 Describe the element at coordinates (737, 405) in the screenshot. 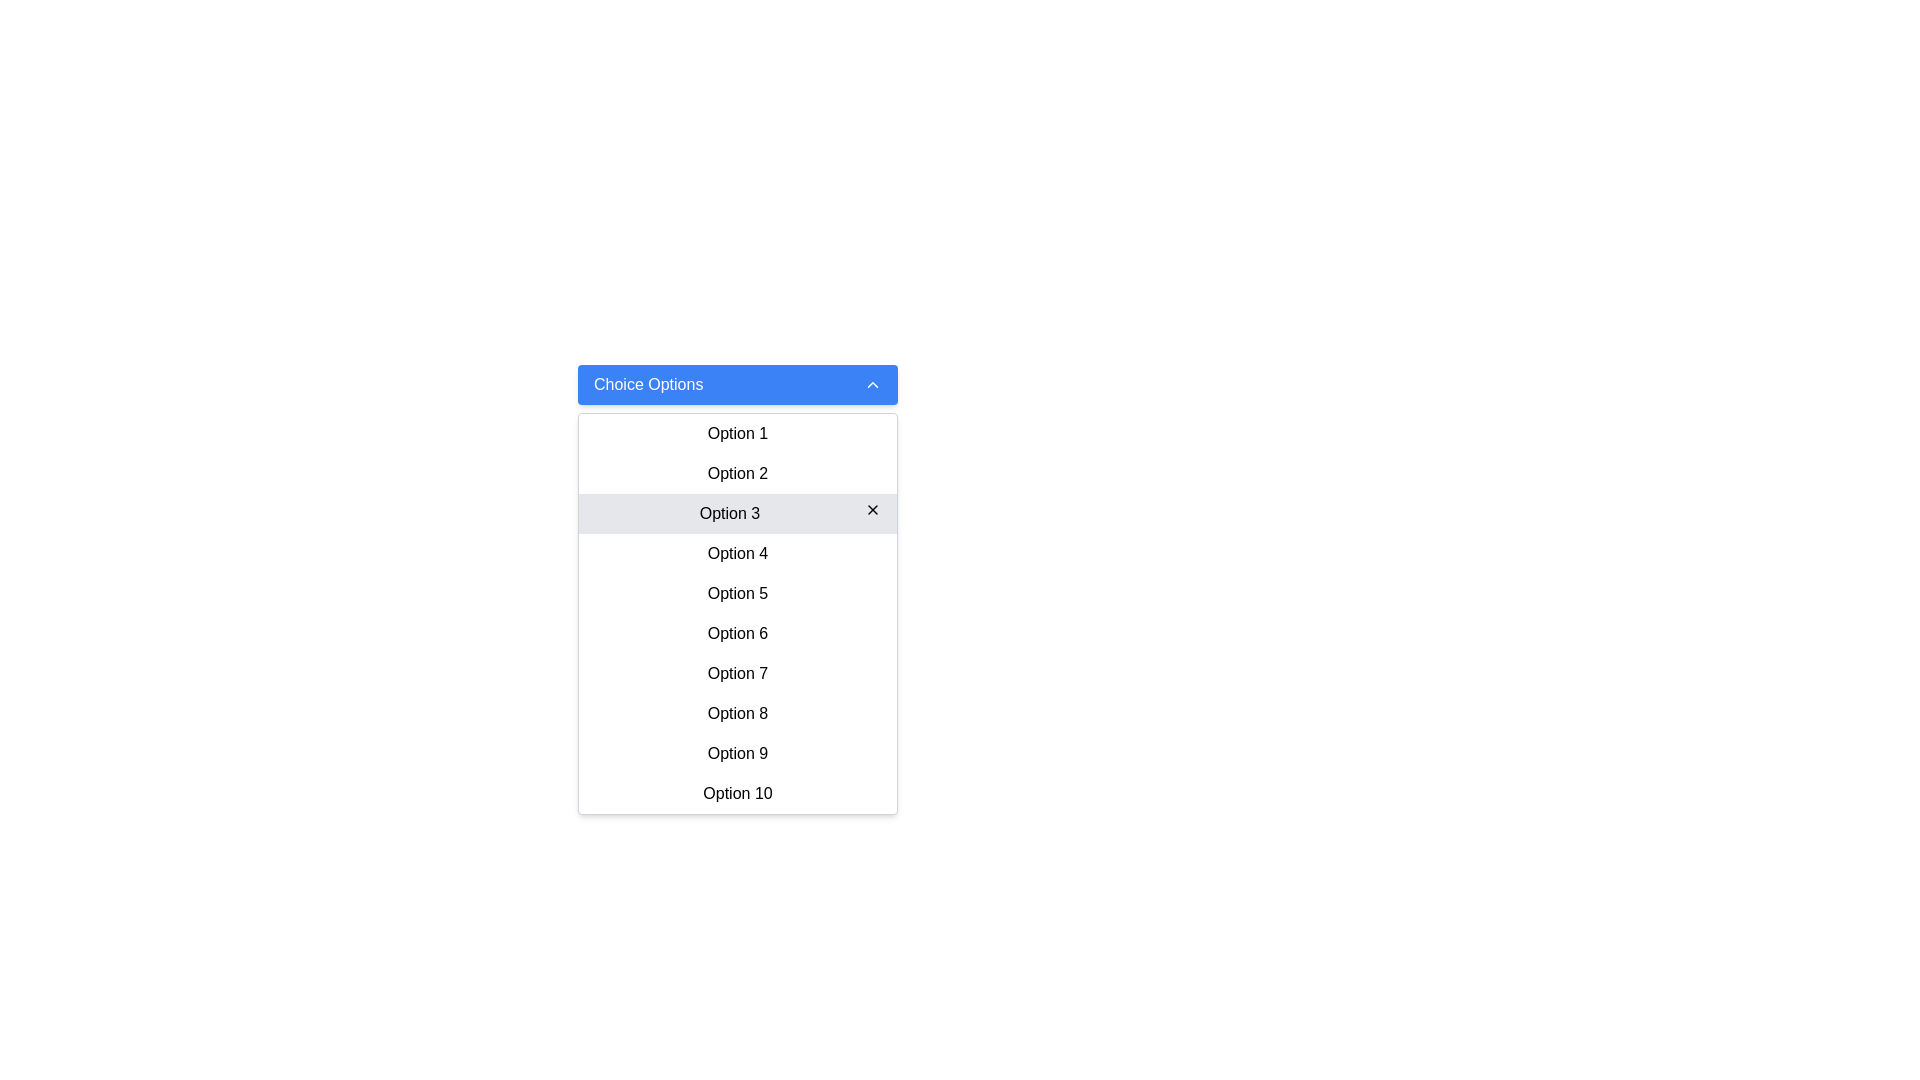

I see `an option in the dropdown menu located near the top-left corner of the menu section` at that location.